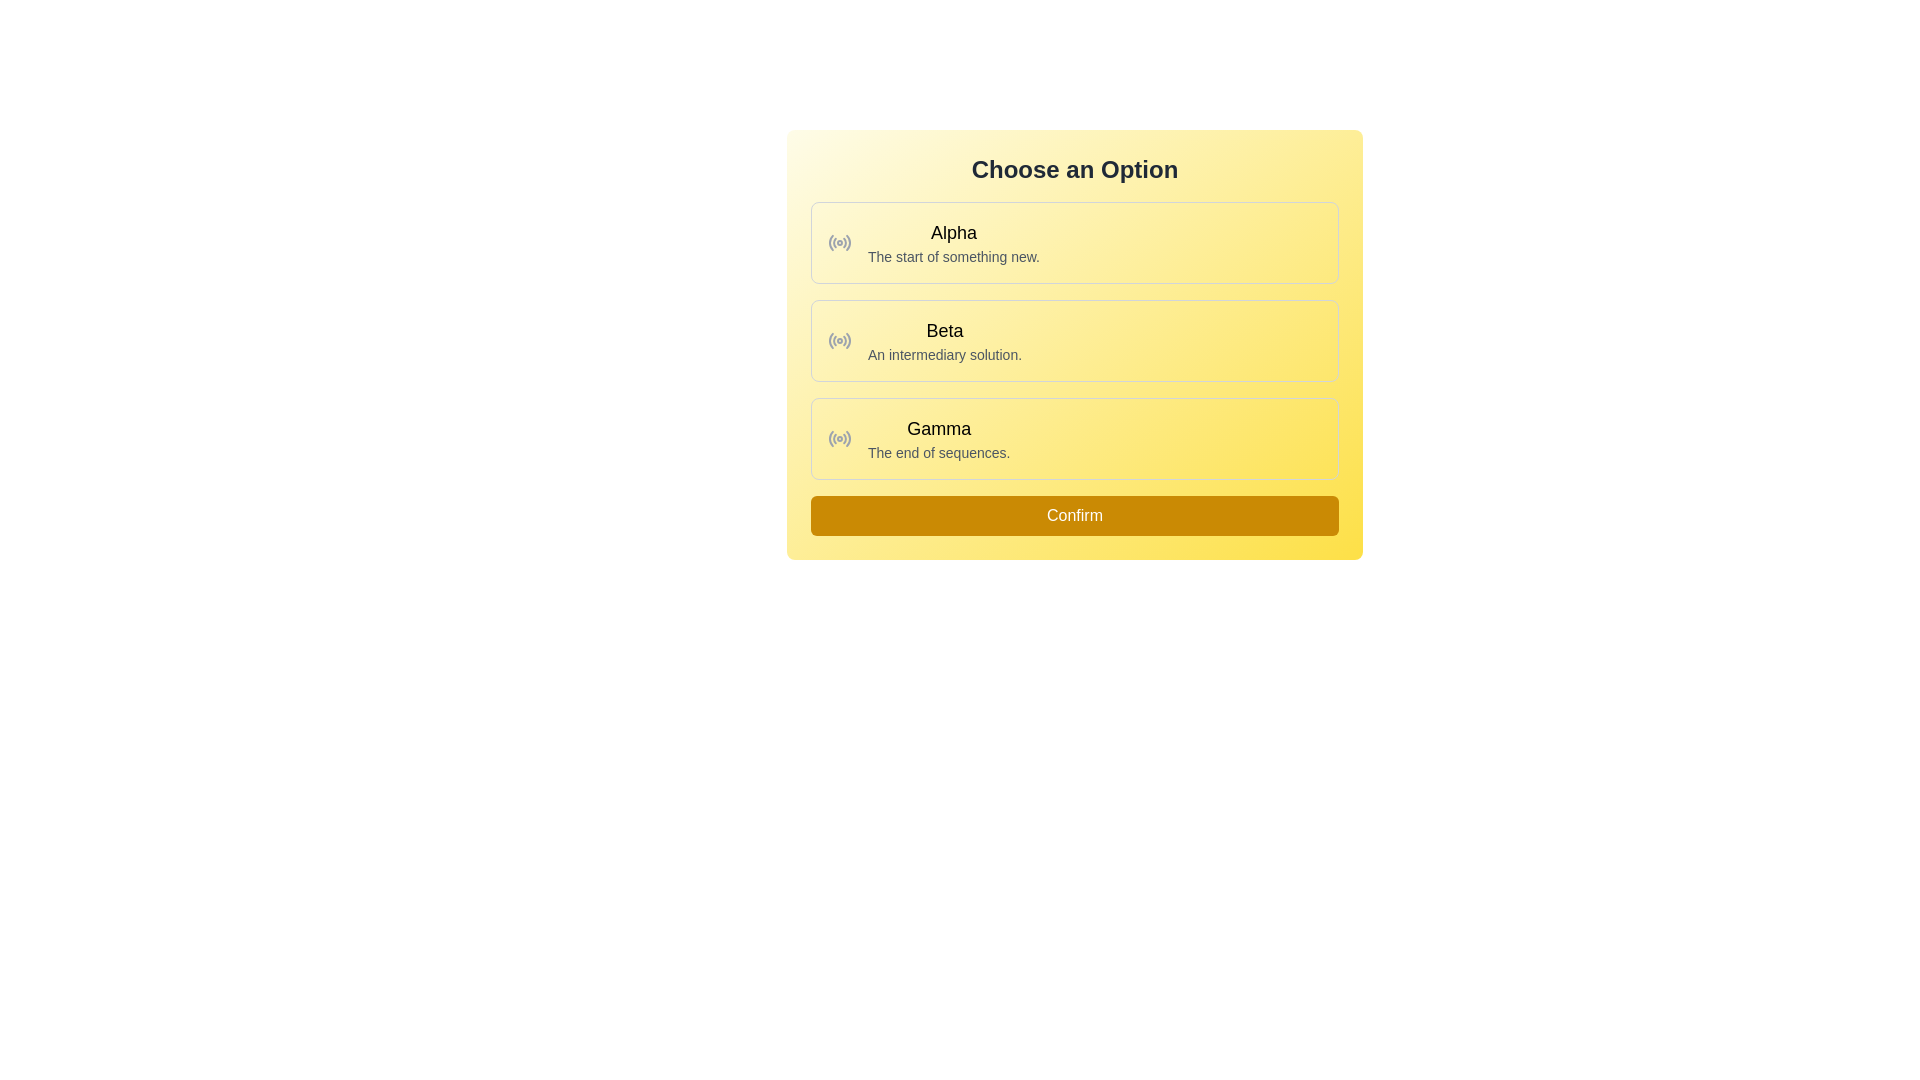 This screenshot has height=1080, width=1920. What do you see at coordinates (1074, 339) in the screenshot?
I see `the second selectable list item labeled 'Beta' in the option menu` at bounding box center [1074, 339].